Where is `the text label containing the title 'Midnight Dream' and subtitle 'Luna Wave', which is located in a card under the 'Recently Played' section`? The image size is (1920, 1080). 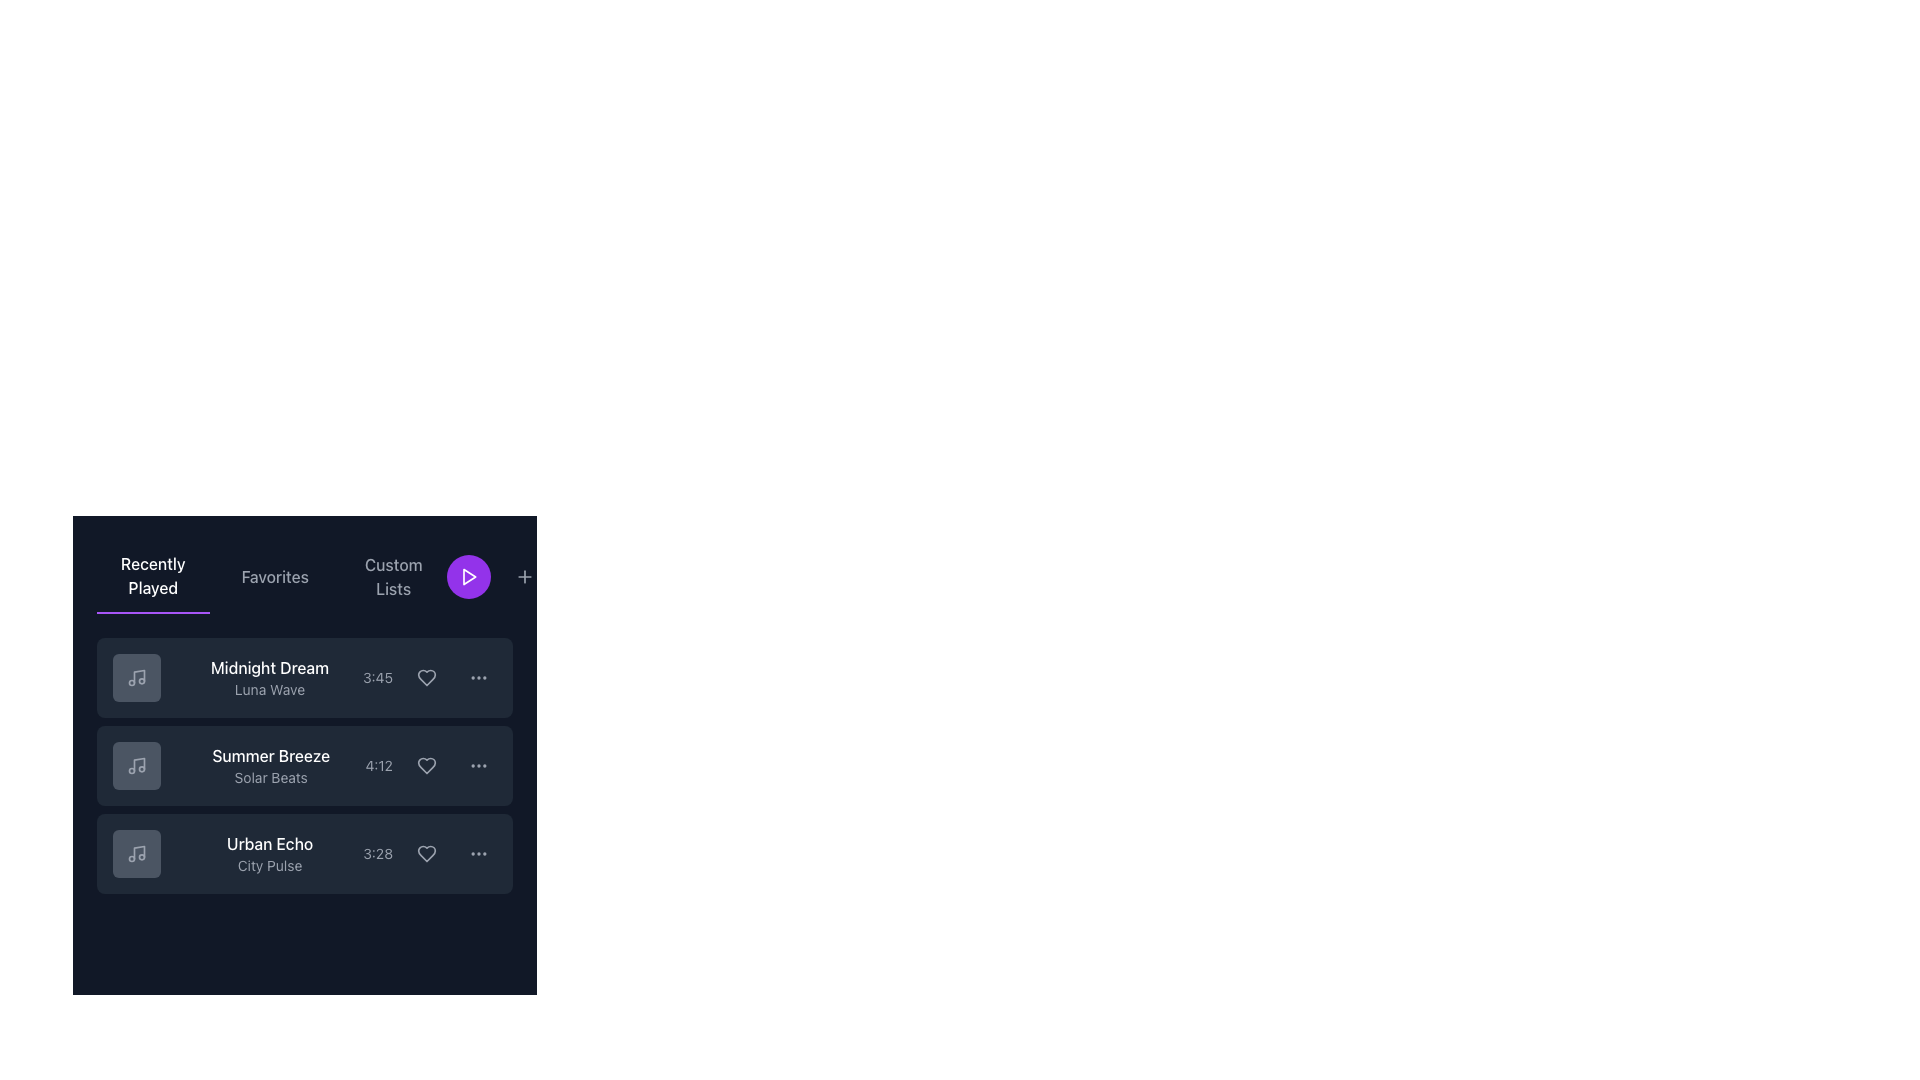 the text label containing the title 'Midnight Dream' and subtitle 'Luna Wave', which is located in a card under the 'Recently Played' section is located at coordinates (268, 677).